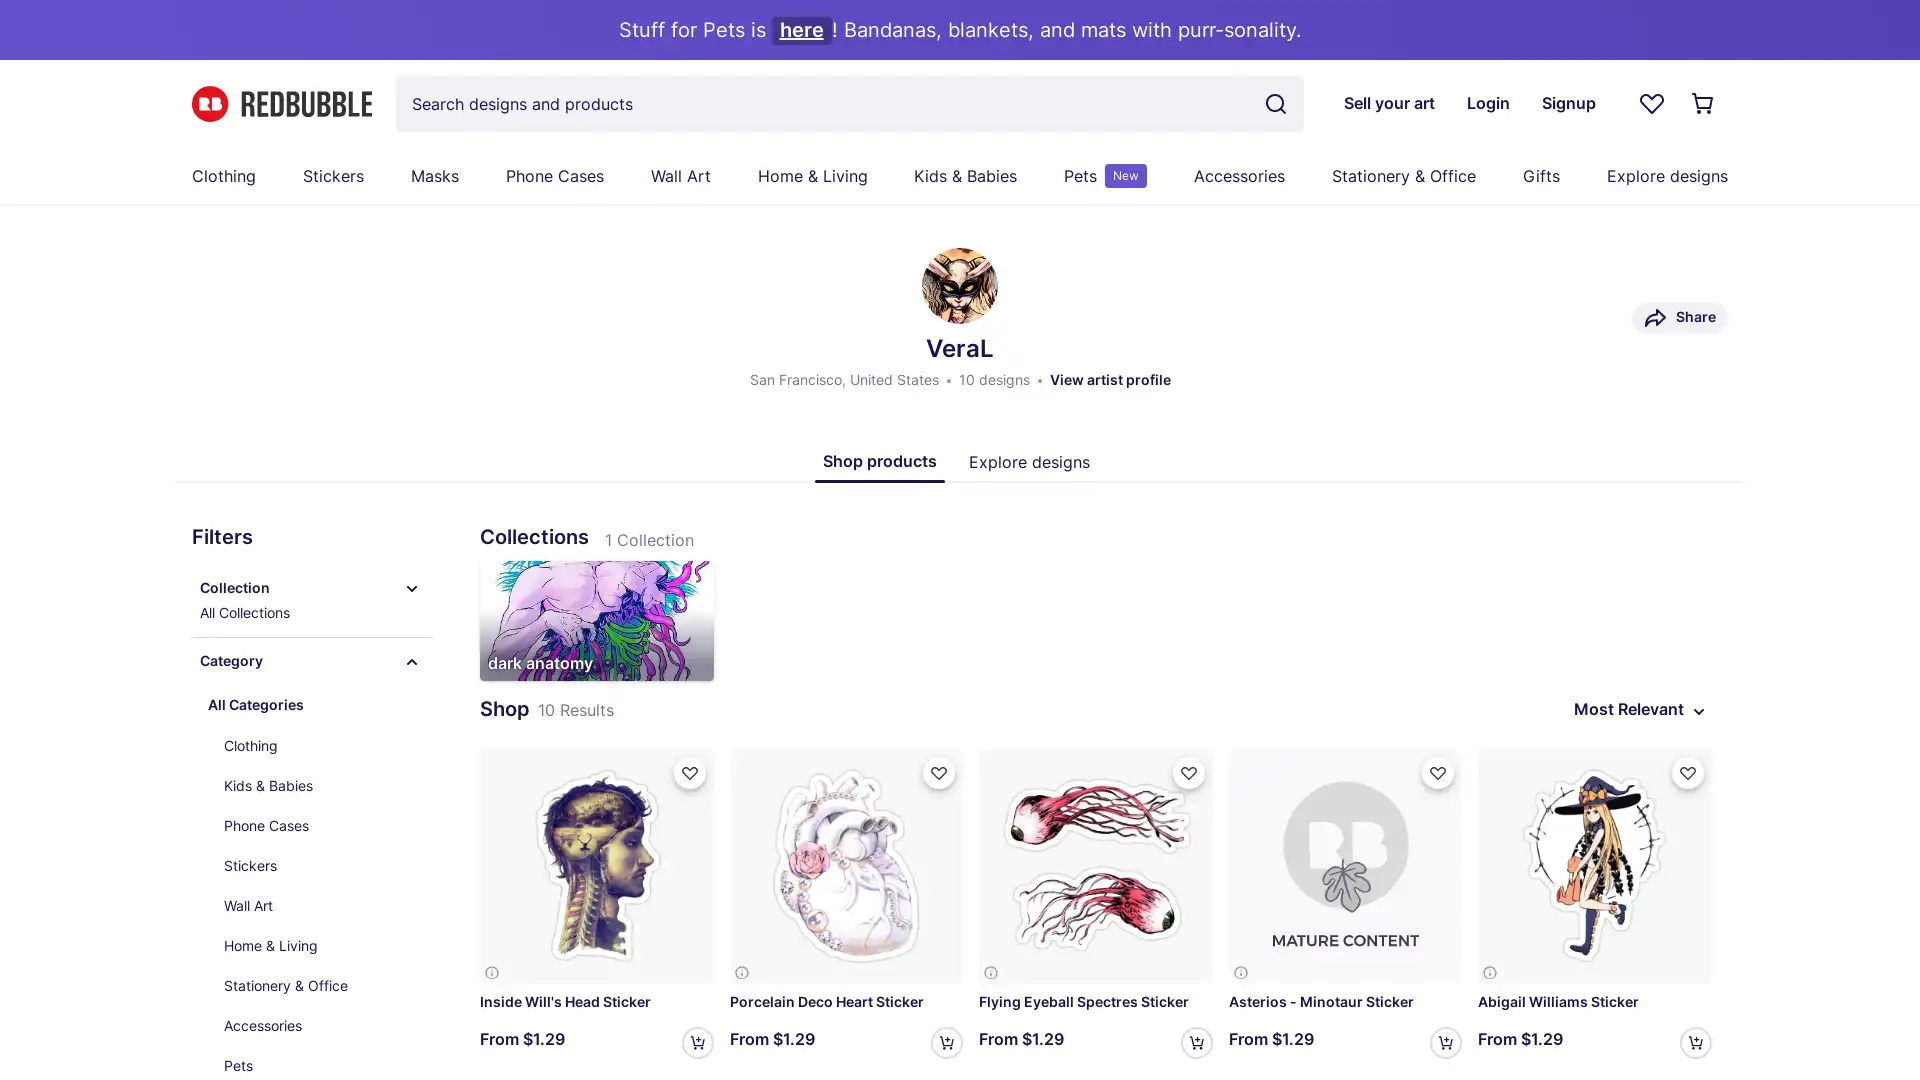 This screenshot has width=1920, height=1080. I want to click on Favorite, so click(1437, 771).